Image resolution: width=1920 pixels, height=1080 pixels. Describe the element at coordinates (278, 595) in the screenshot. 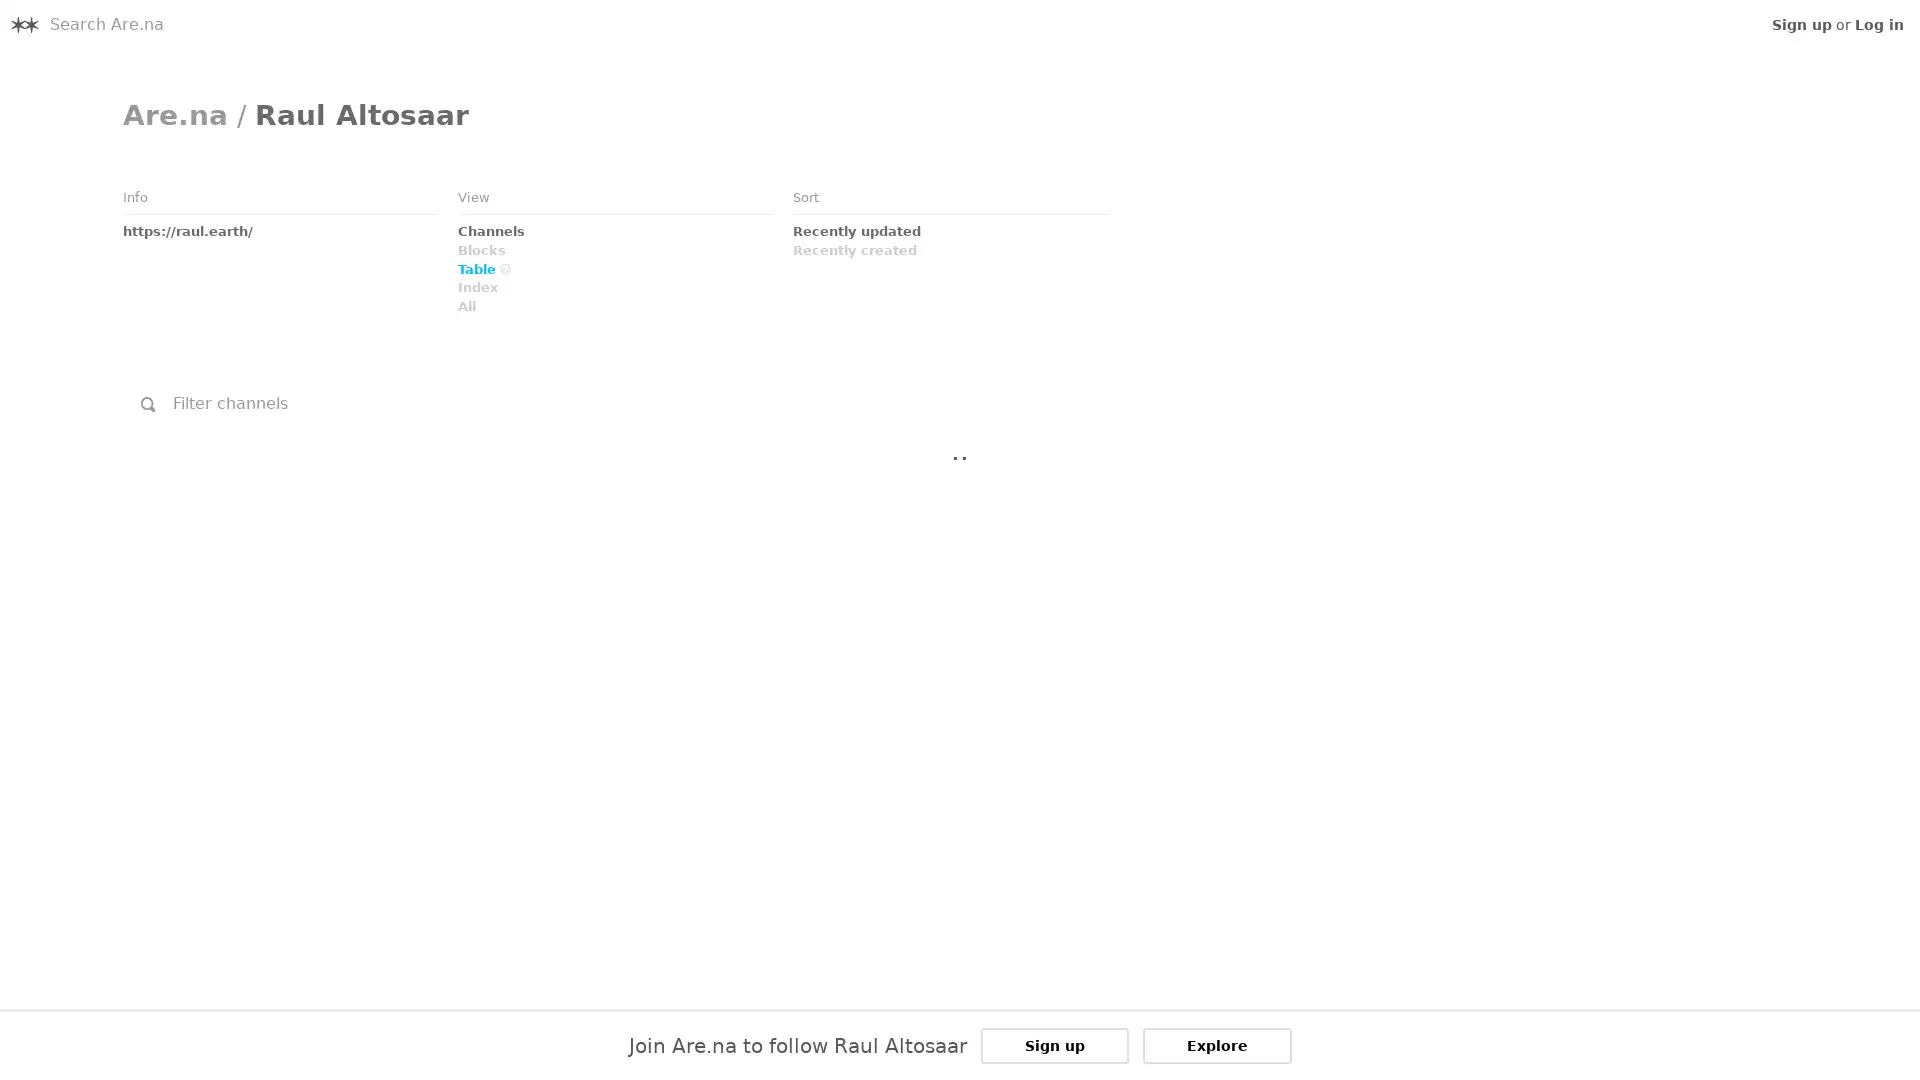

I see `Link to Channel: undefined` at that location.